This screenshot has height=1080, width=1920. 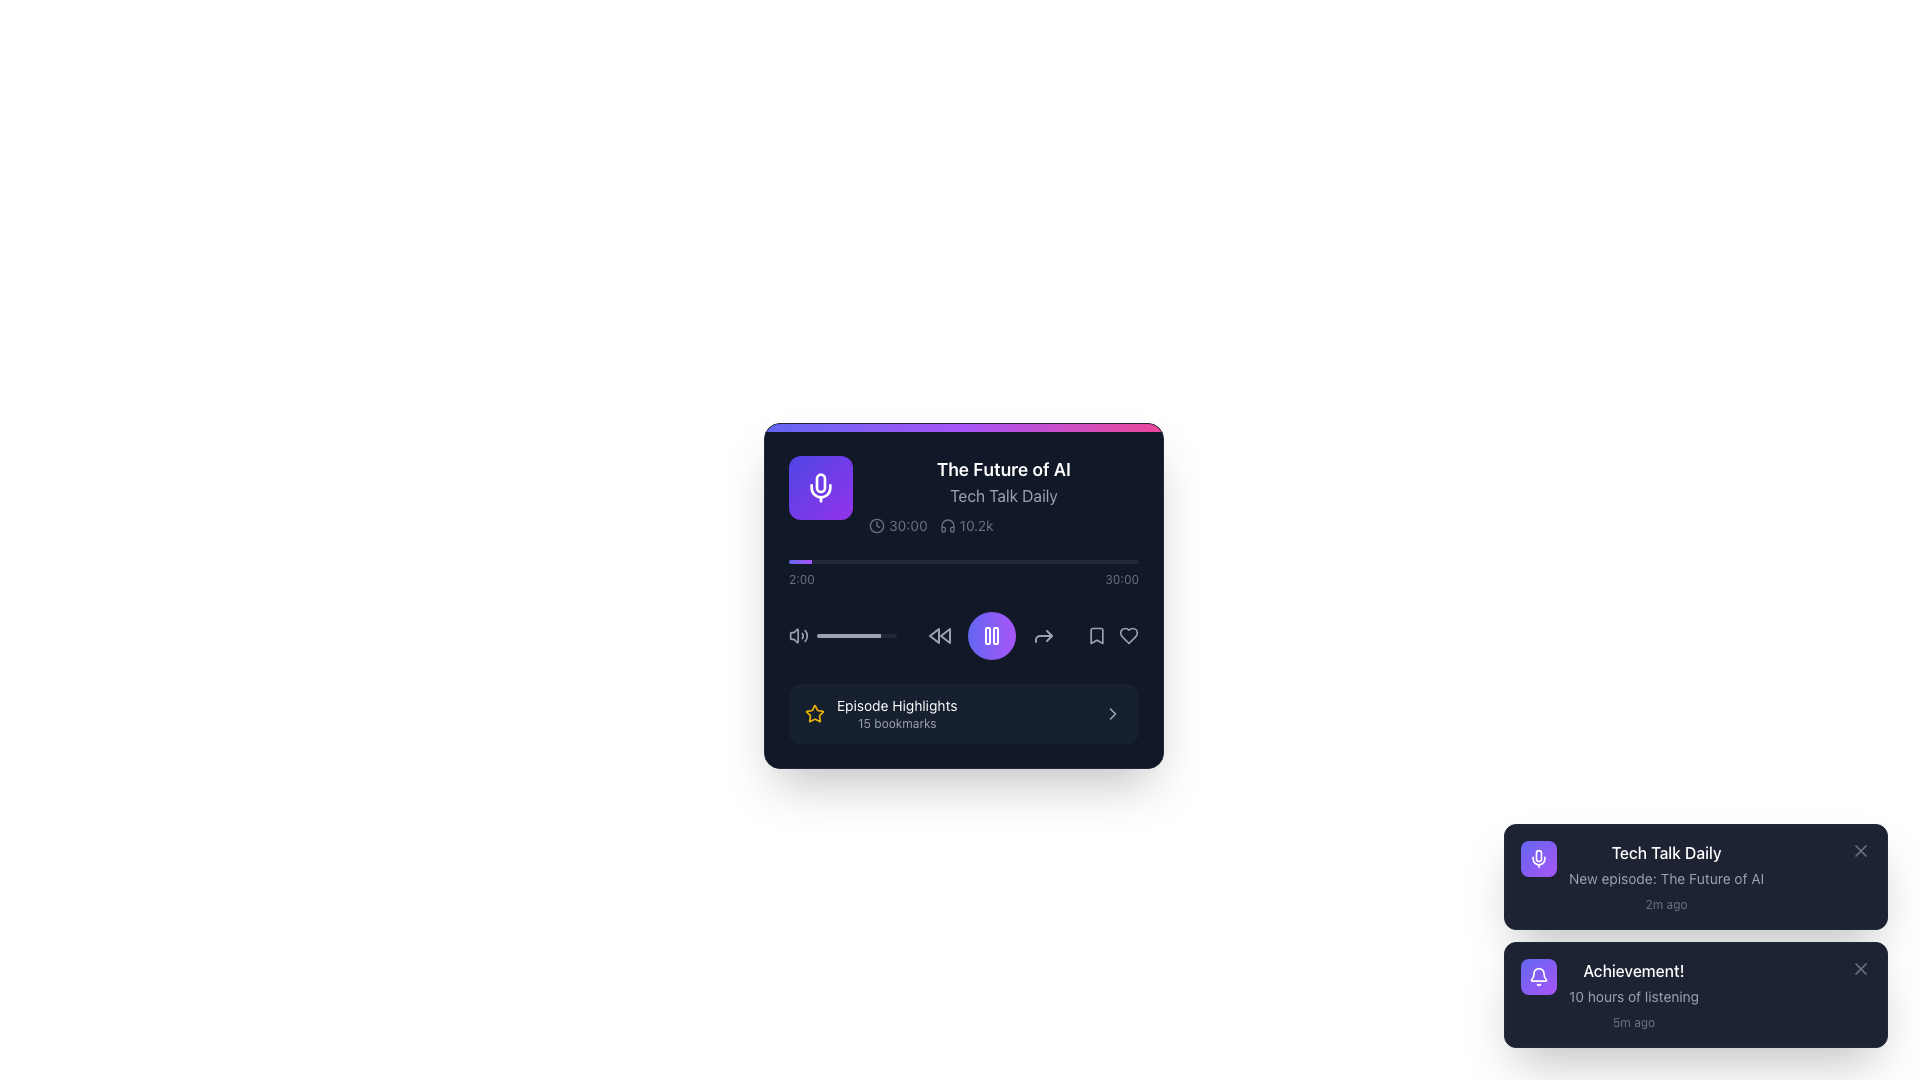 I want to click on the informational text label located in the lower part of the card layout, which provides episode highlights and bookmark counts, positioned to the right of a yellow star icon, so click(x=896, y=712).